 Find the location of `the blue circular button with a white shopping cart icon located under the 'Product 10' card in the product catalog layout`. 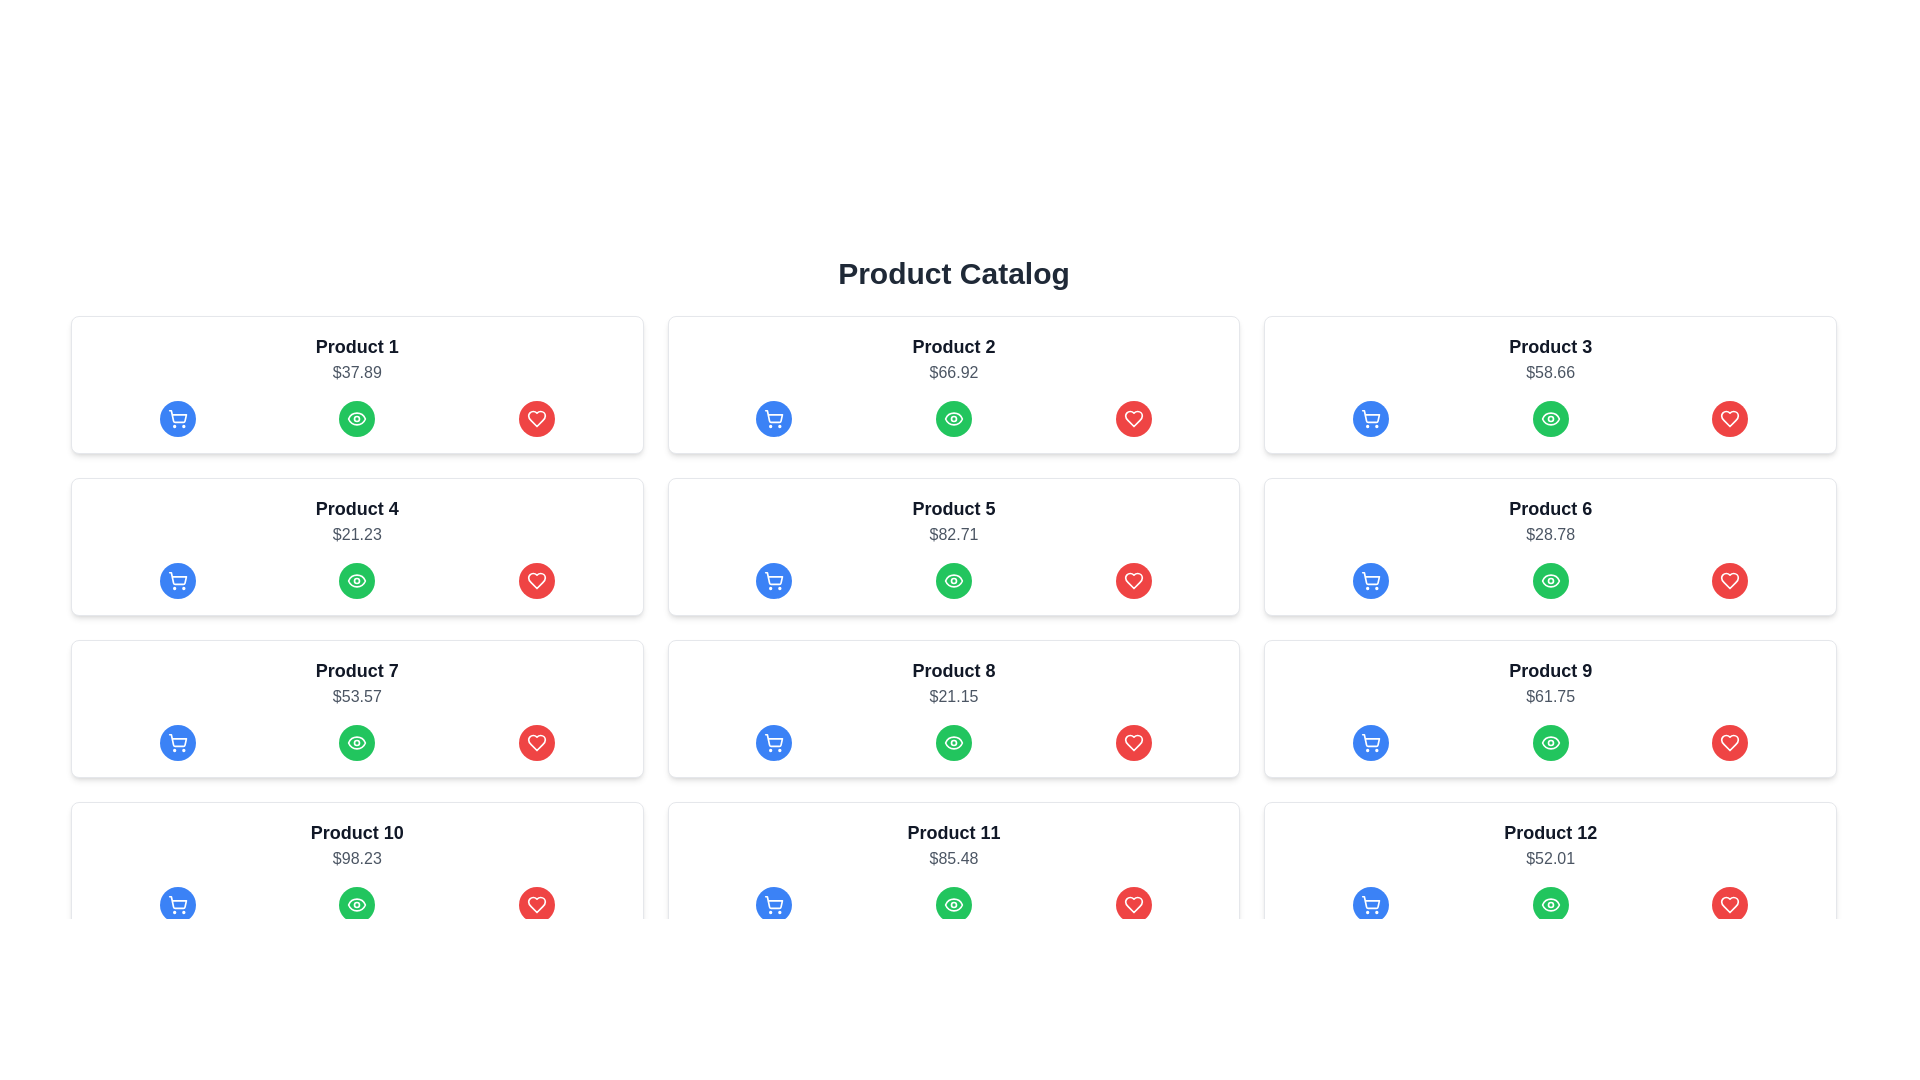

the blue circular button with a white shopping cart icon located under the 'Product 10' card in the product catalog layout is located at coordinates (177, 905).